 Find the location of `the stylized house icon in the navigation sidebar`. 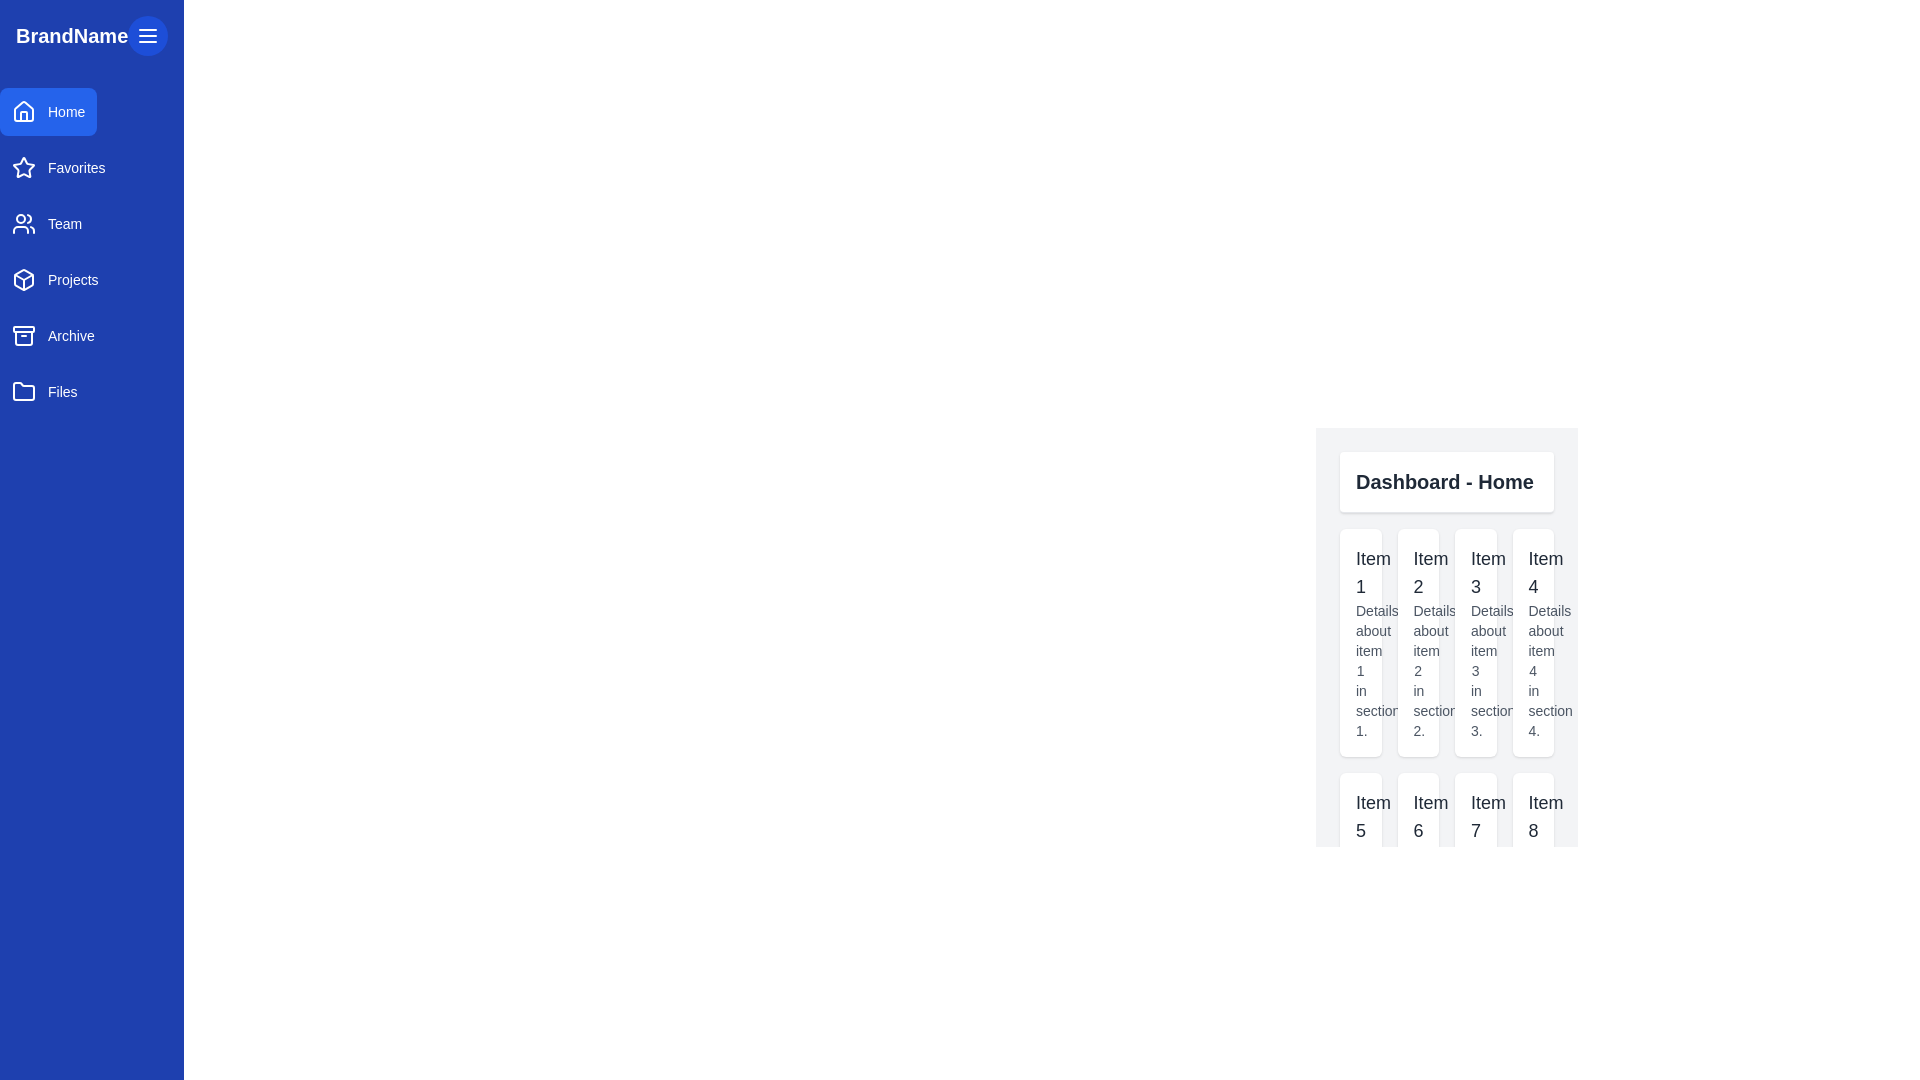

the stylized house icon in the navigation sidebar is located at coordinates (24, 111).